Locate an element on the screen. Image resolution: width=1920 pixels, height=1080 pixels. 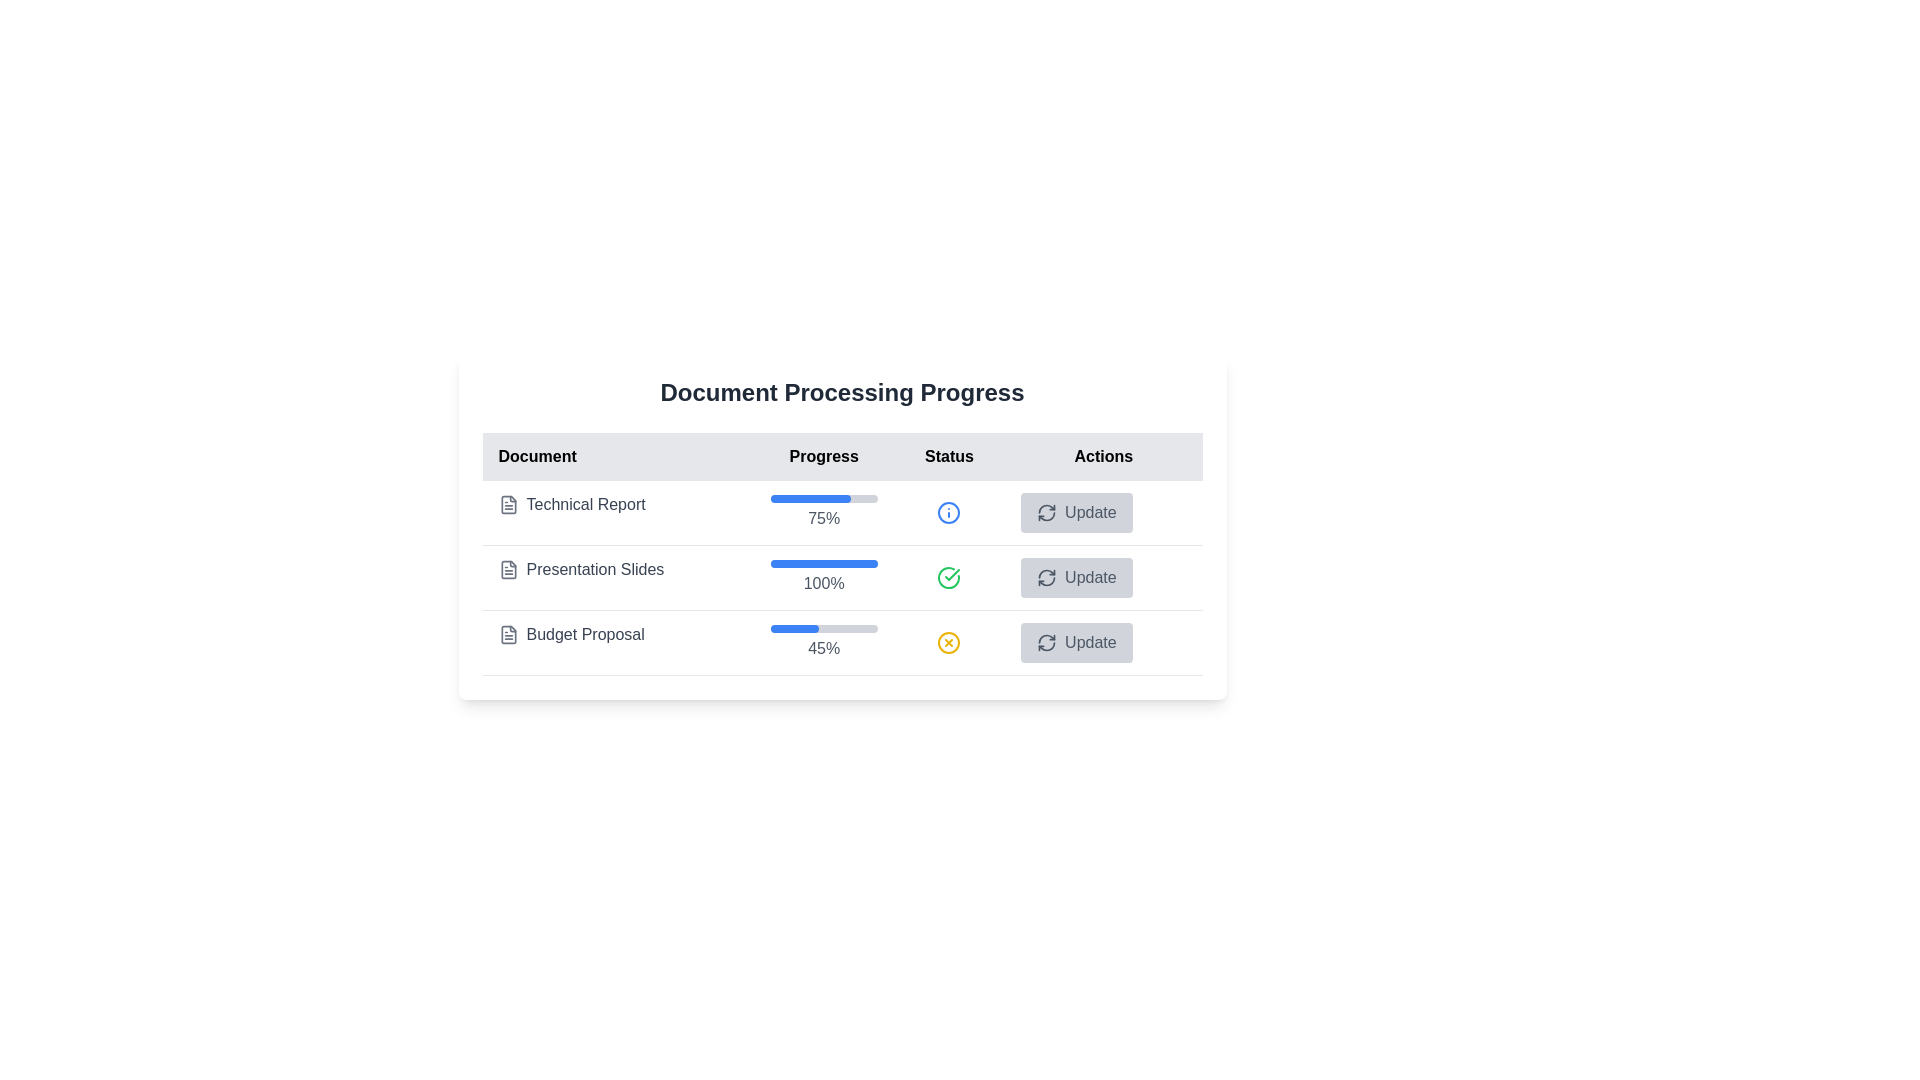
the refresh icon button located is located at coordinates (1046, 578).